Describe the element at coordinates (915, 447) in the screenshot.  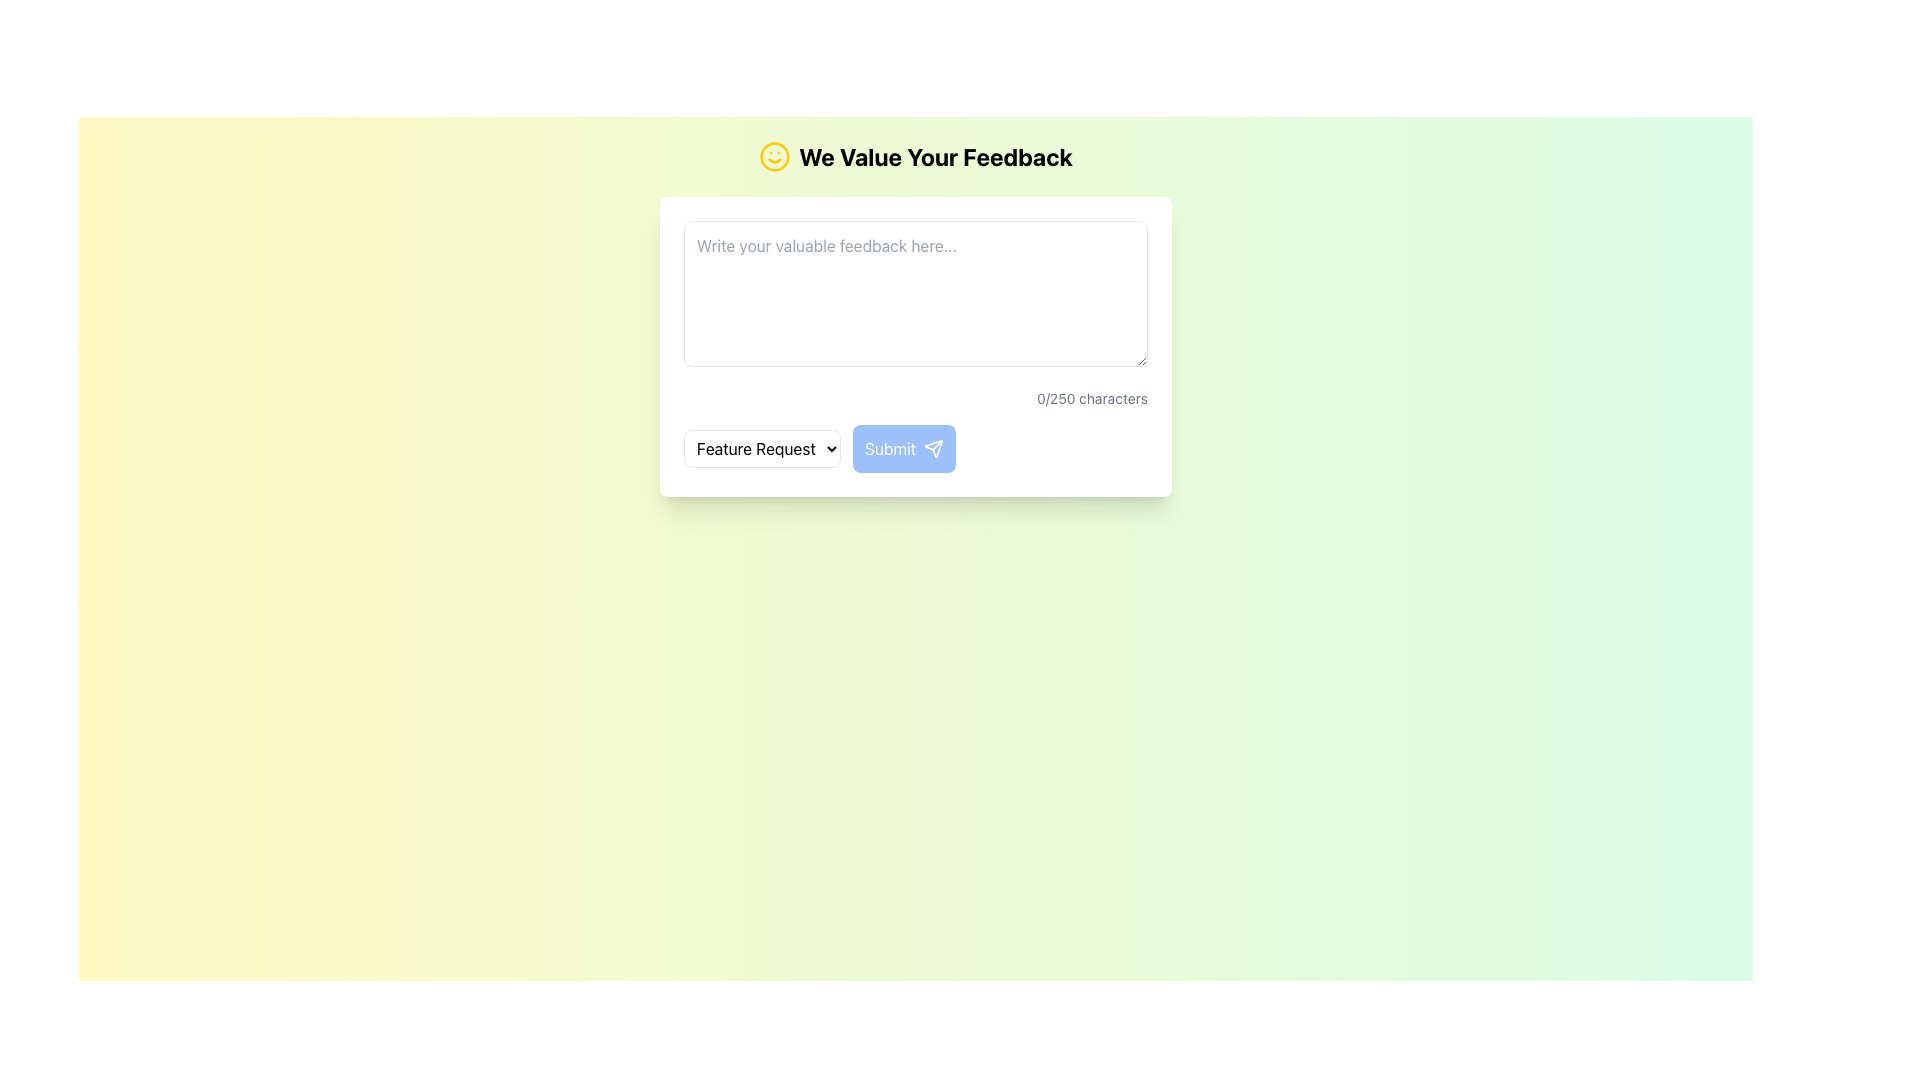
I see `the 'Submit' button located on the right side of the 'Feature Request' dropdown in the feedback card` at that location.